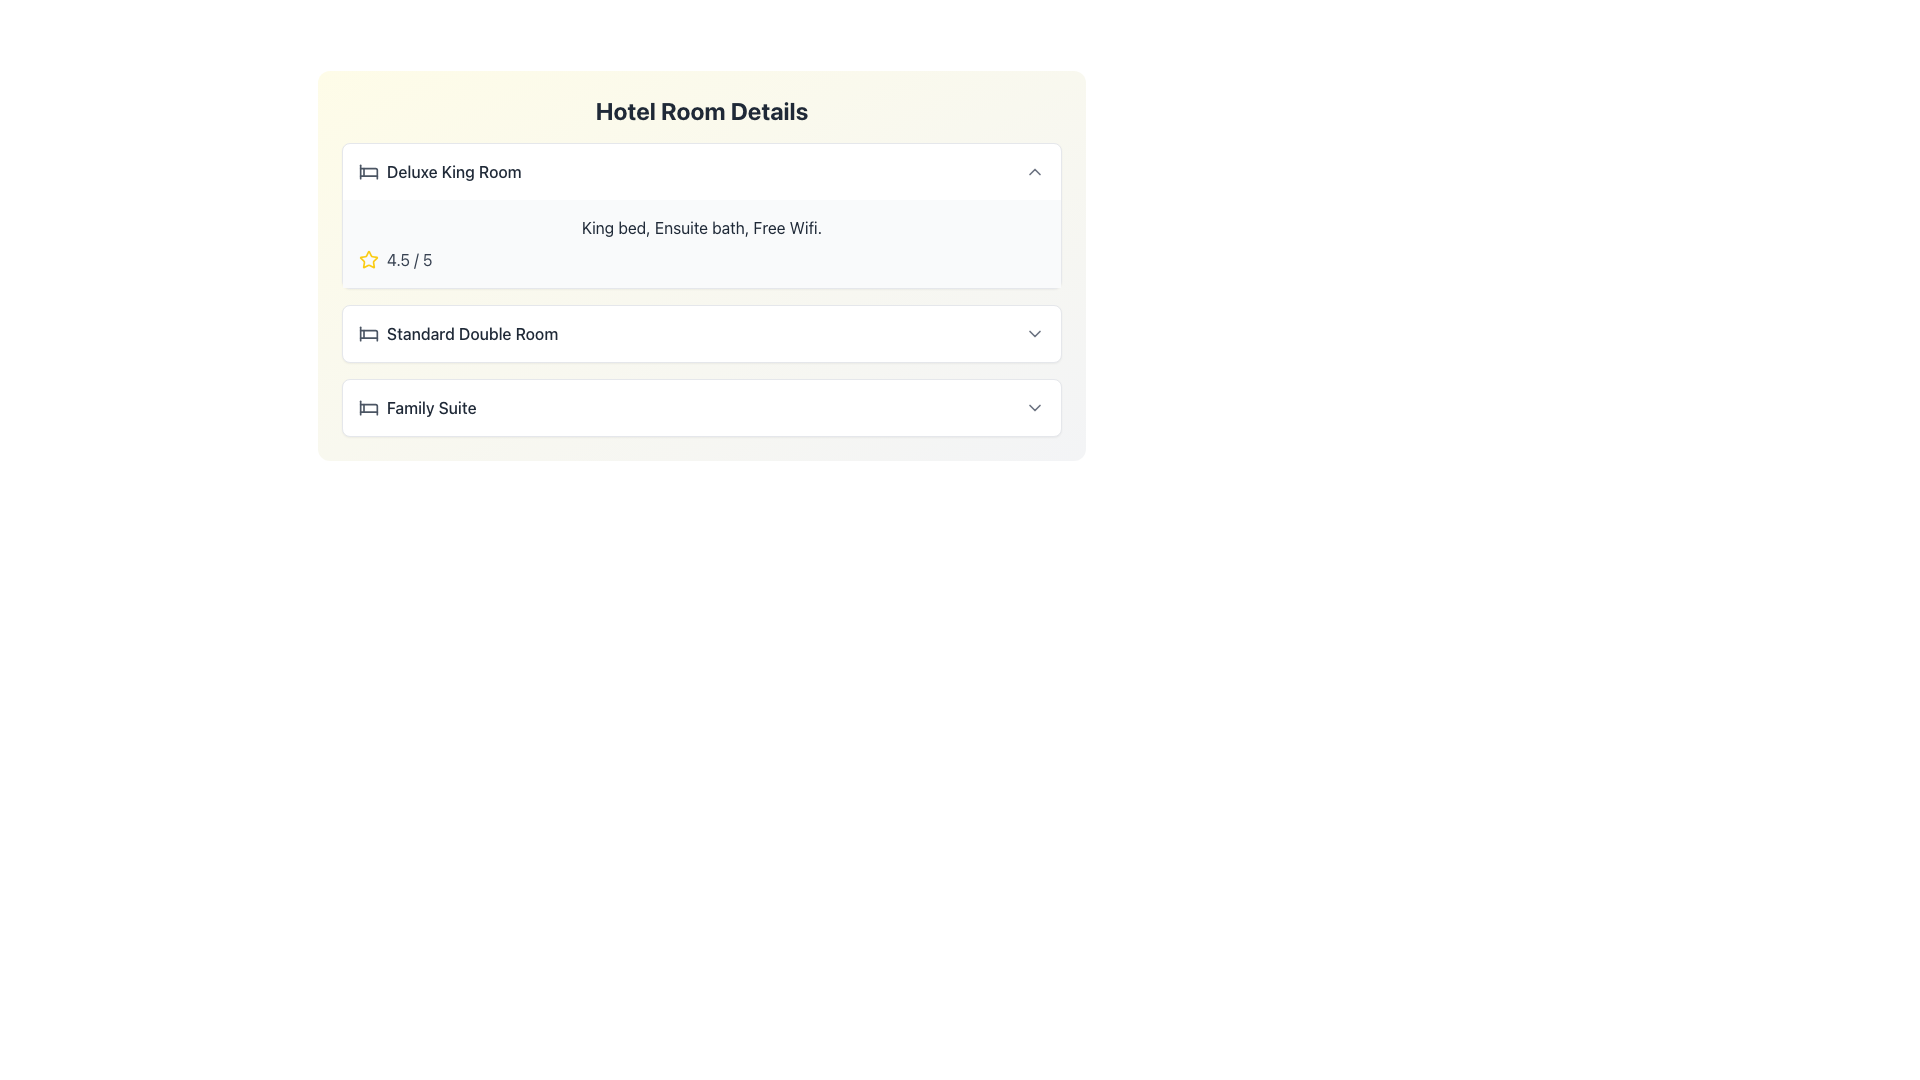  What do you see at coordinates (453, 171) in the screenshot?
I see `the static text element labeled 'Deluxe King Room' which is styled with a medium font weight and dark gray color, located next to a small bed icon in the 'Hotel Room Details' section` at bounding box center [453, 171].